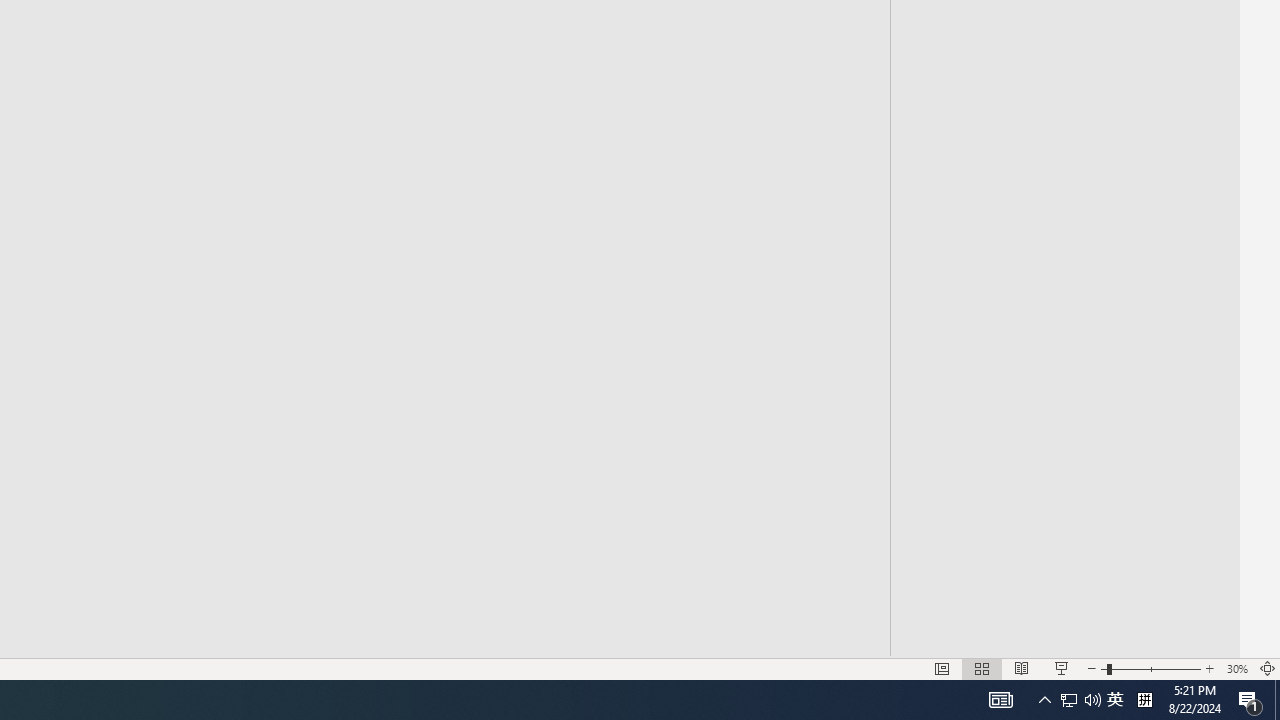 Image resolution: width=1280 pixels, height=720 pixels. Describe the element at coordinates (1236, 669) in the screenshot. I see `'Zoom 30%'` at that location.